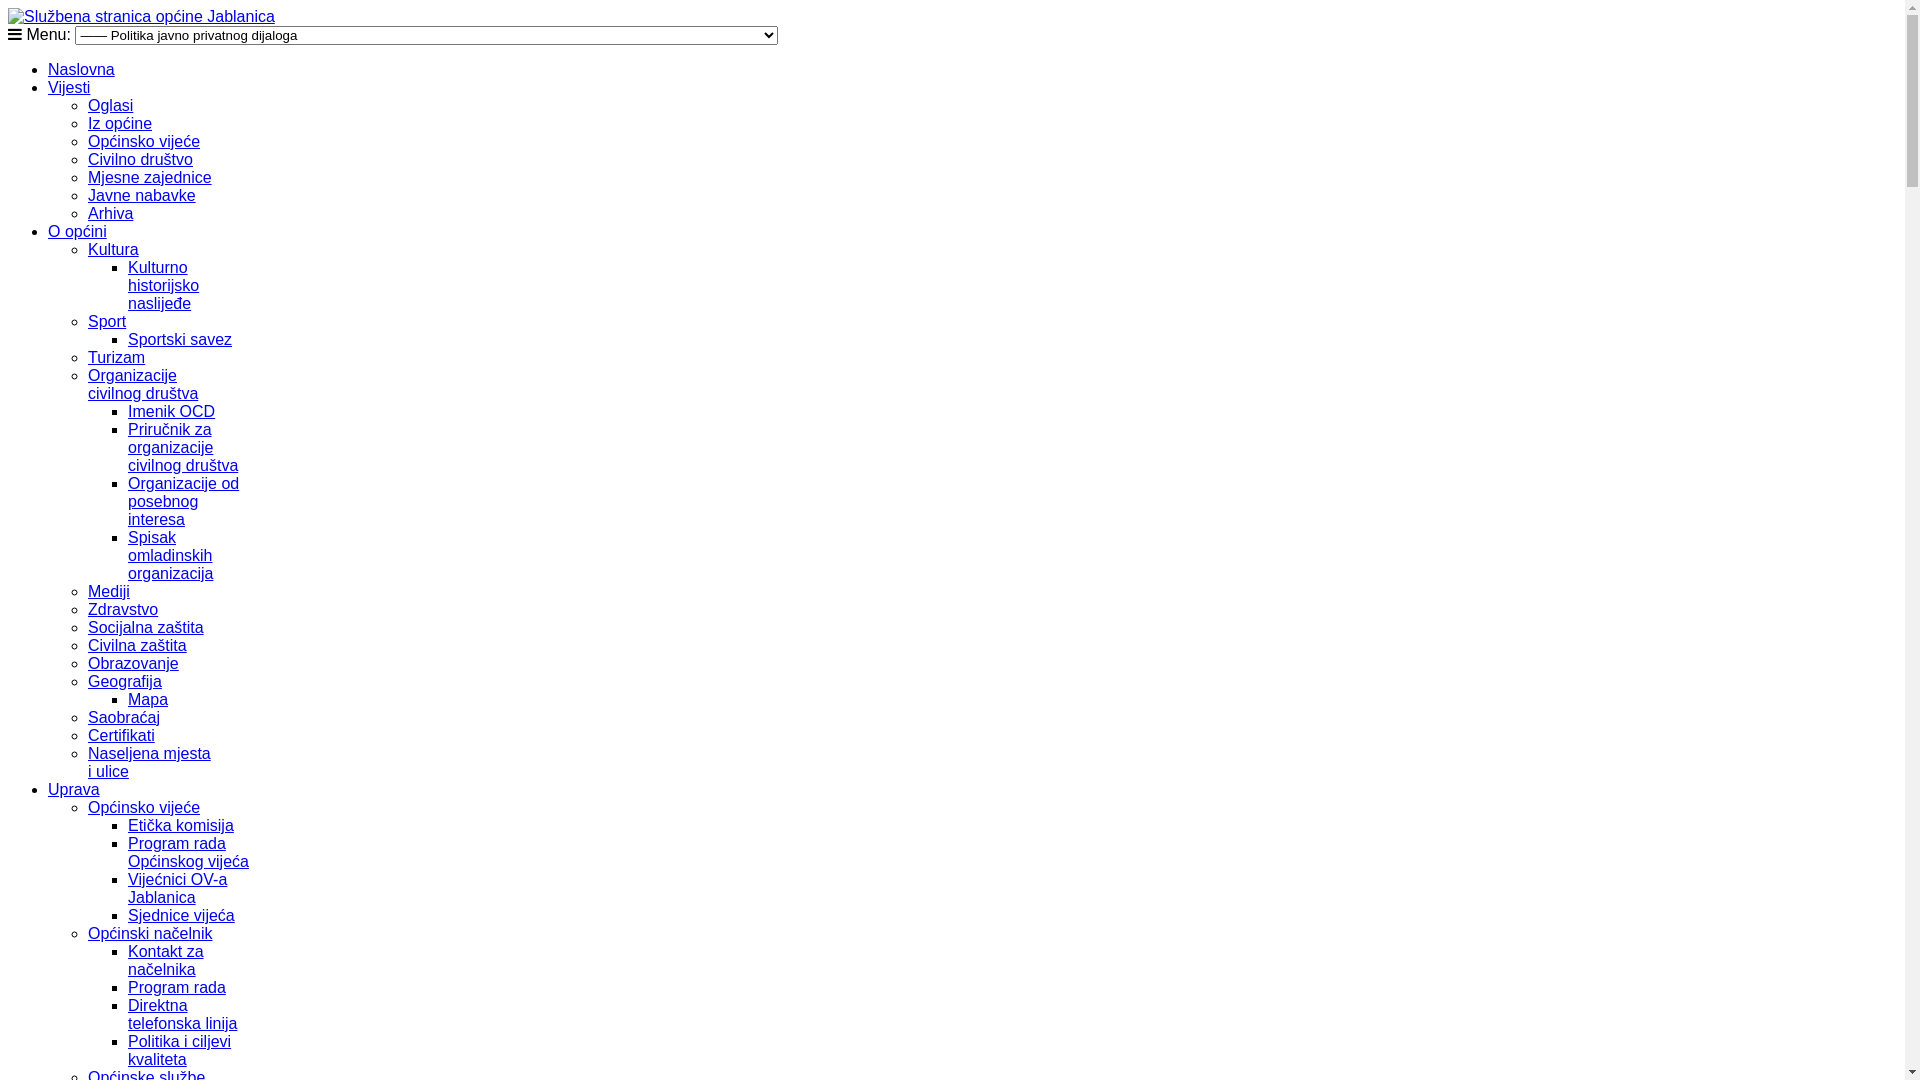 The image size is (1920, 1080). What do you see at coordinates (48, 788) in the screenshot?
I see `'Uprava'` at bounding box center [48, 788].